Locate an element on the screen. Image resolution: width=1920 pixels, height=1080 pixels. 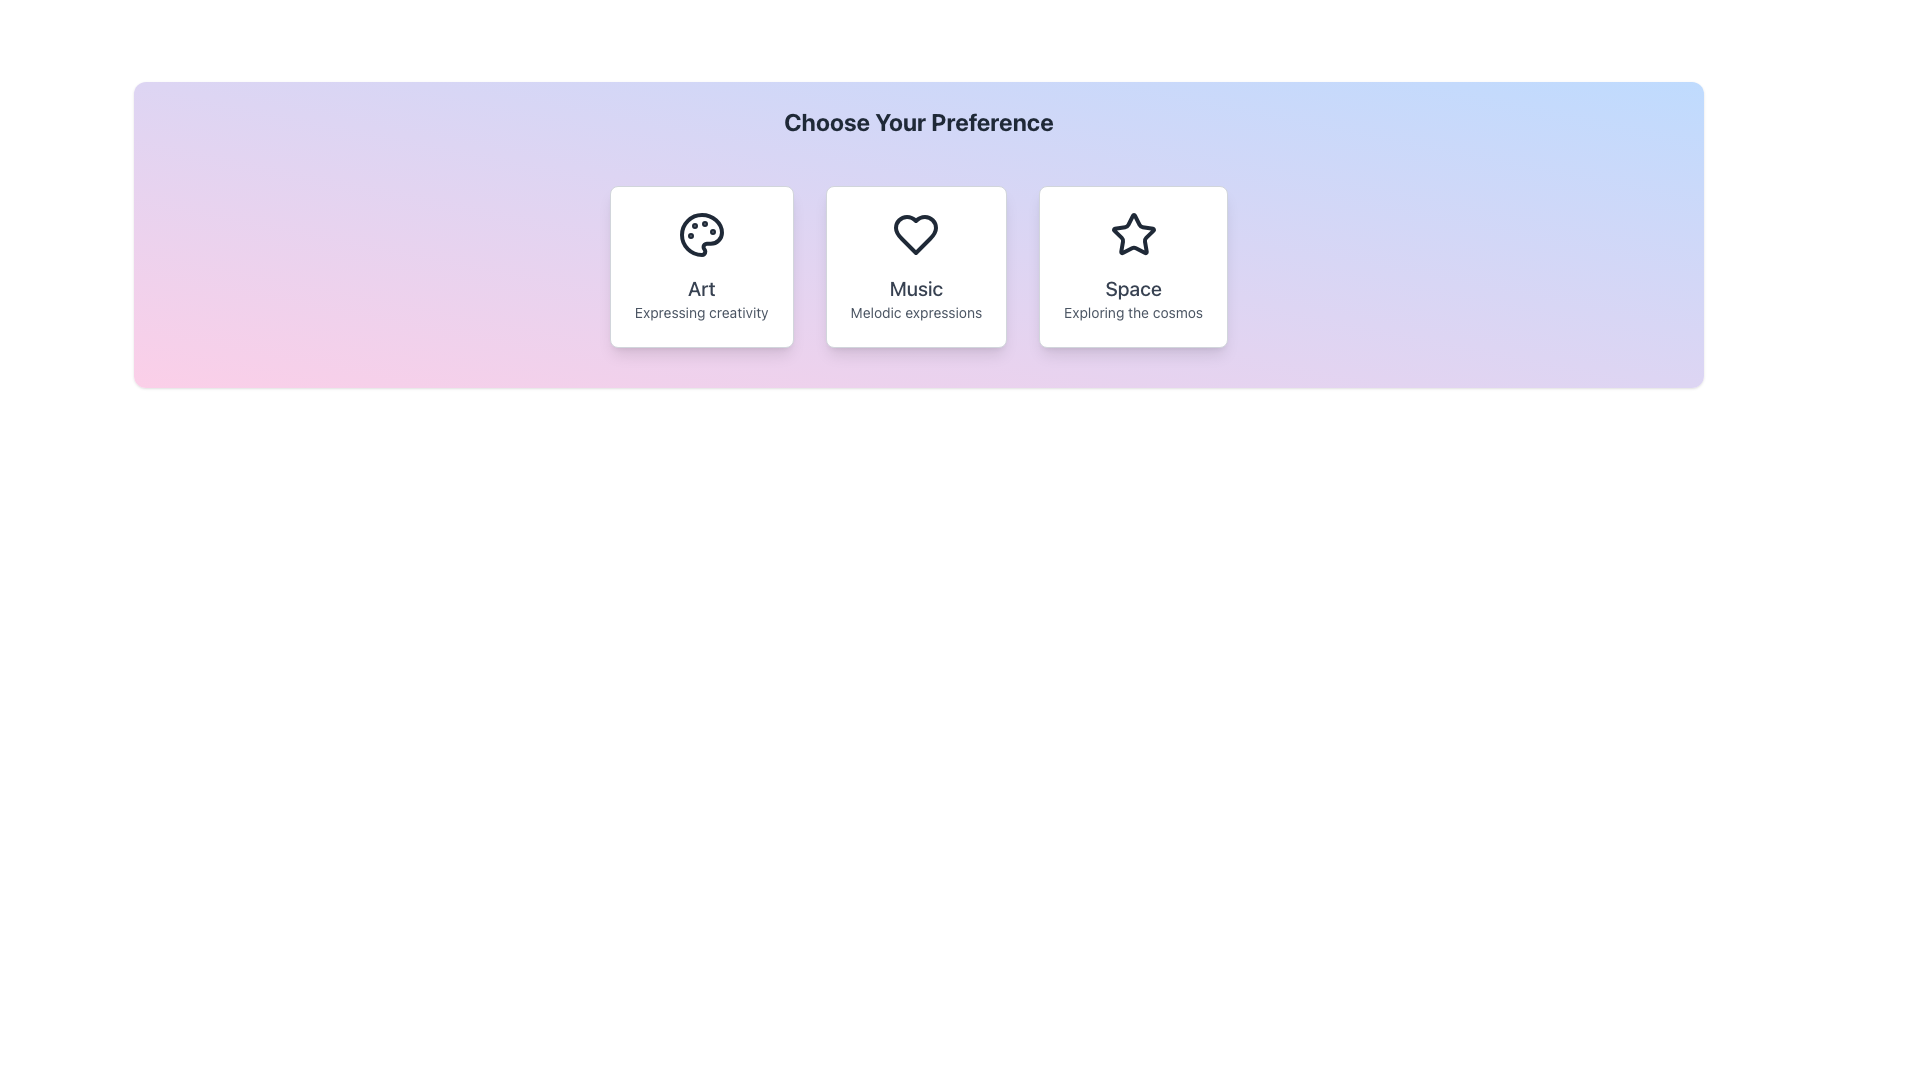
the 'Space' selectable card, which is the third card in a horizontal group is located at coordinates (1133, 265).